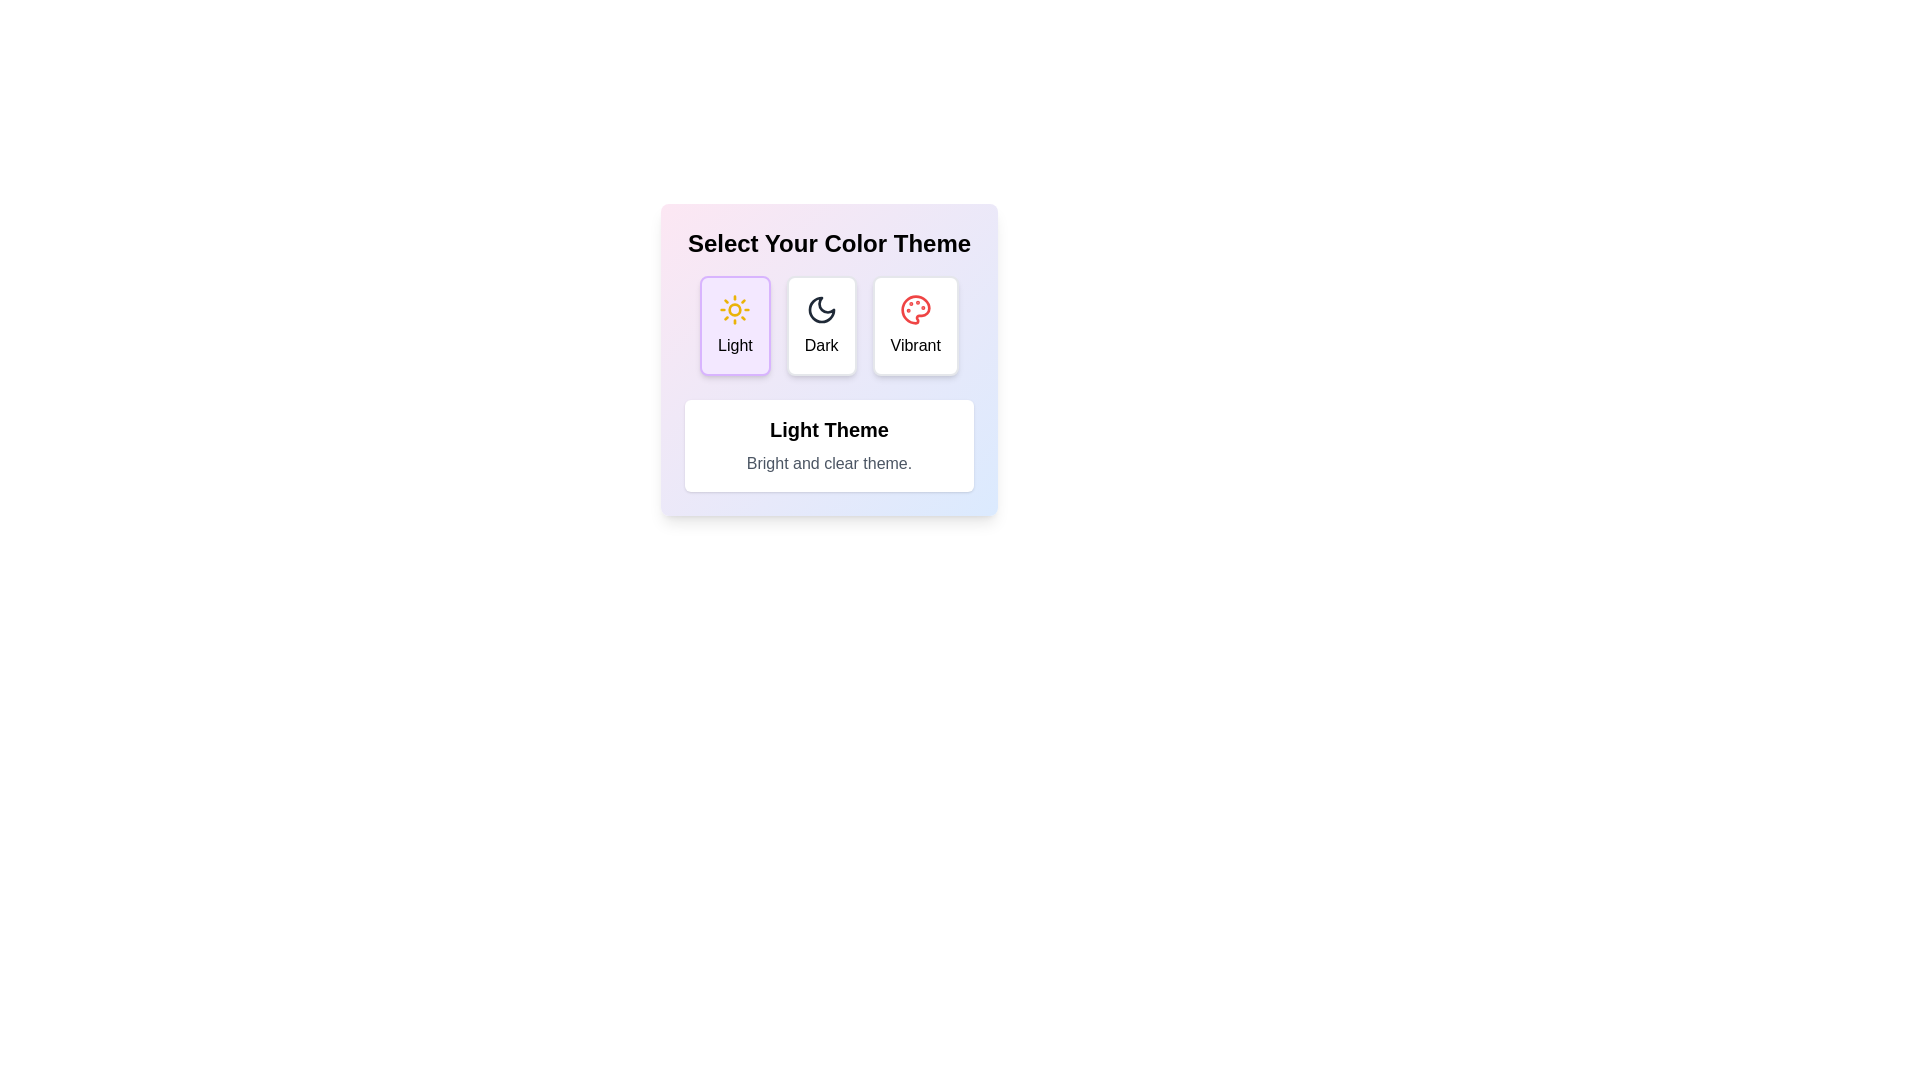  I want to click on the 'Dark' button, which is a rectangular card with a rounded border and a crescent moon icon above the text in bold, so click(821, 325).